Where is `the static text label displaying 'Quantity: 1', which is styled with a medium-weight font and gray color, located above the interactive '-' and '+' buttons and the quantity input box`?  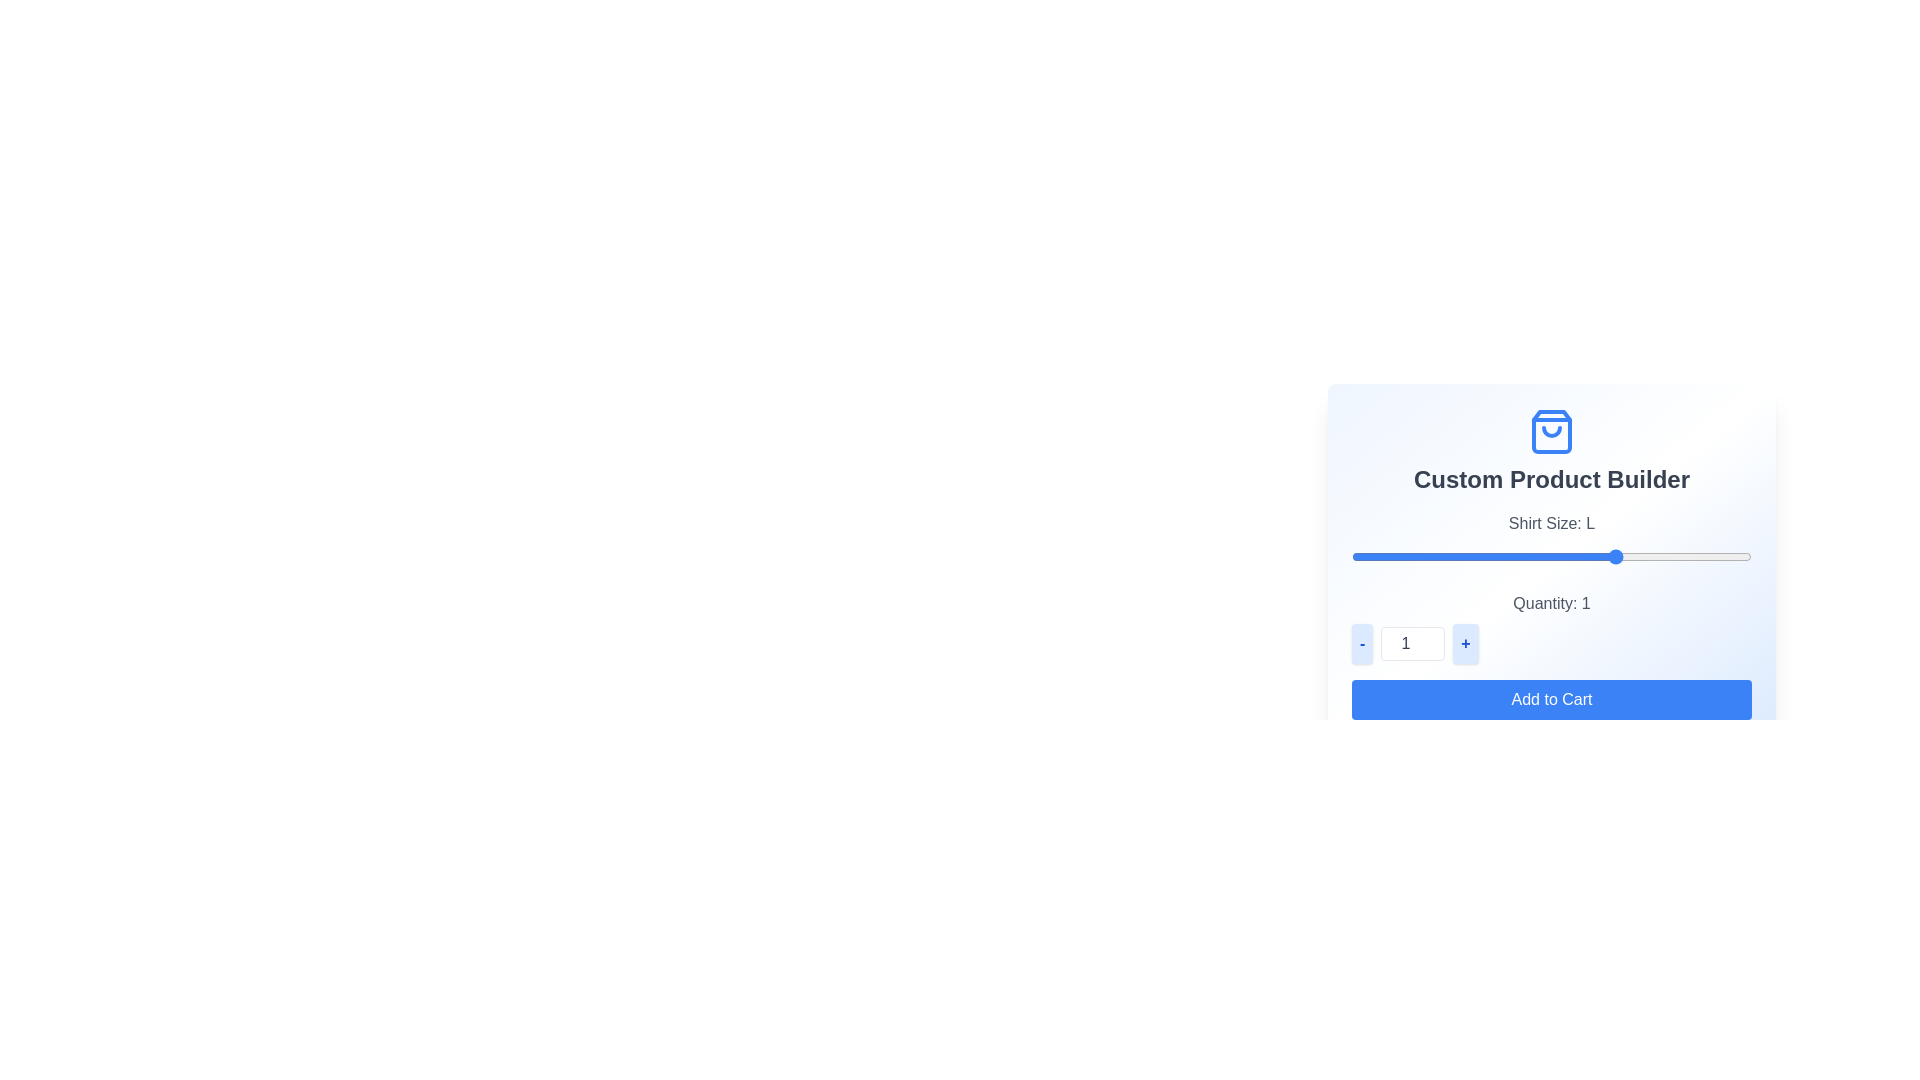
the static text label displaying 'Quantity: 1', which is styled with a medium-weight font and gray color, located above the interactive '-' and '+' buttons and the quantity input box is located at coordinates (1550, 603).